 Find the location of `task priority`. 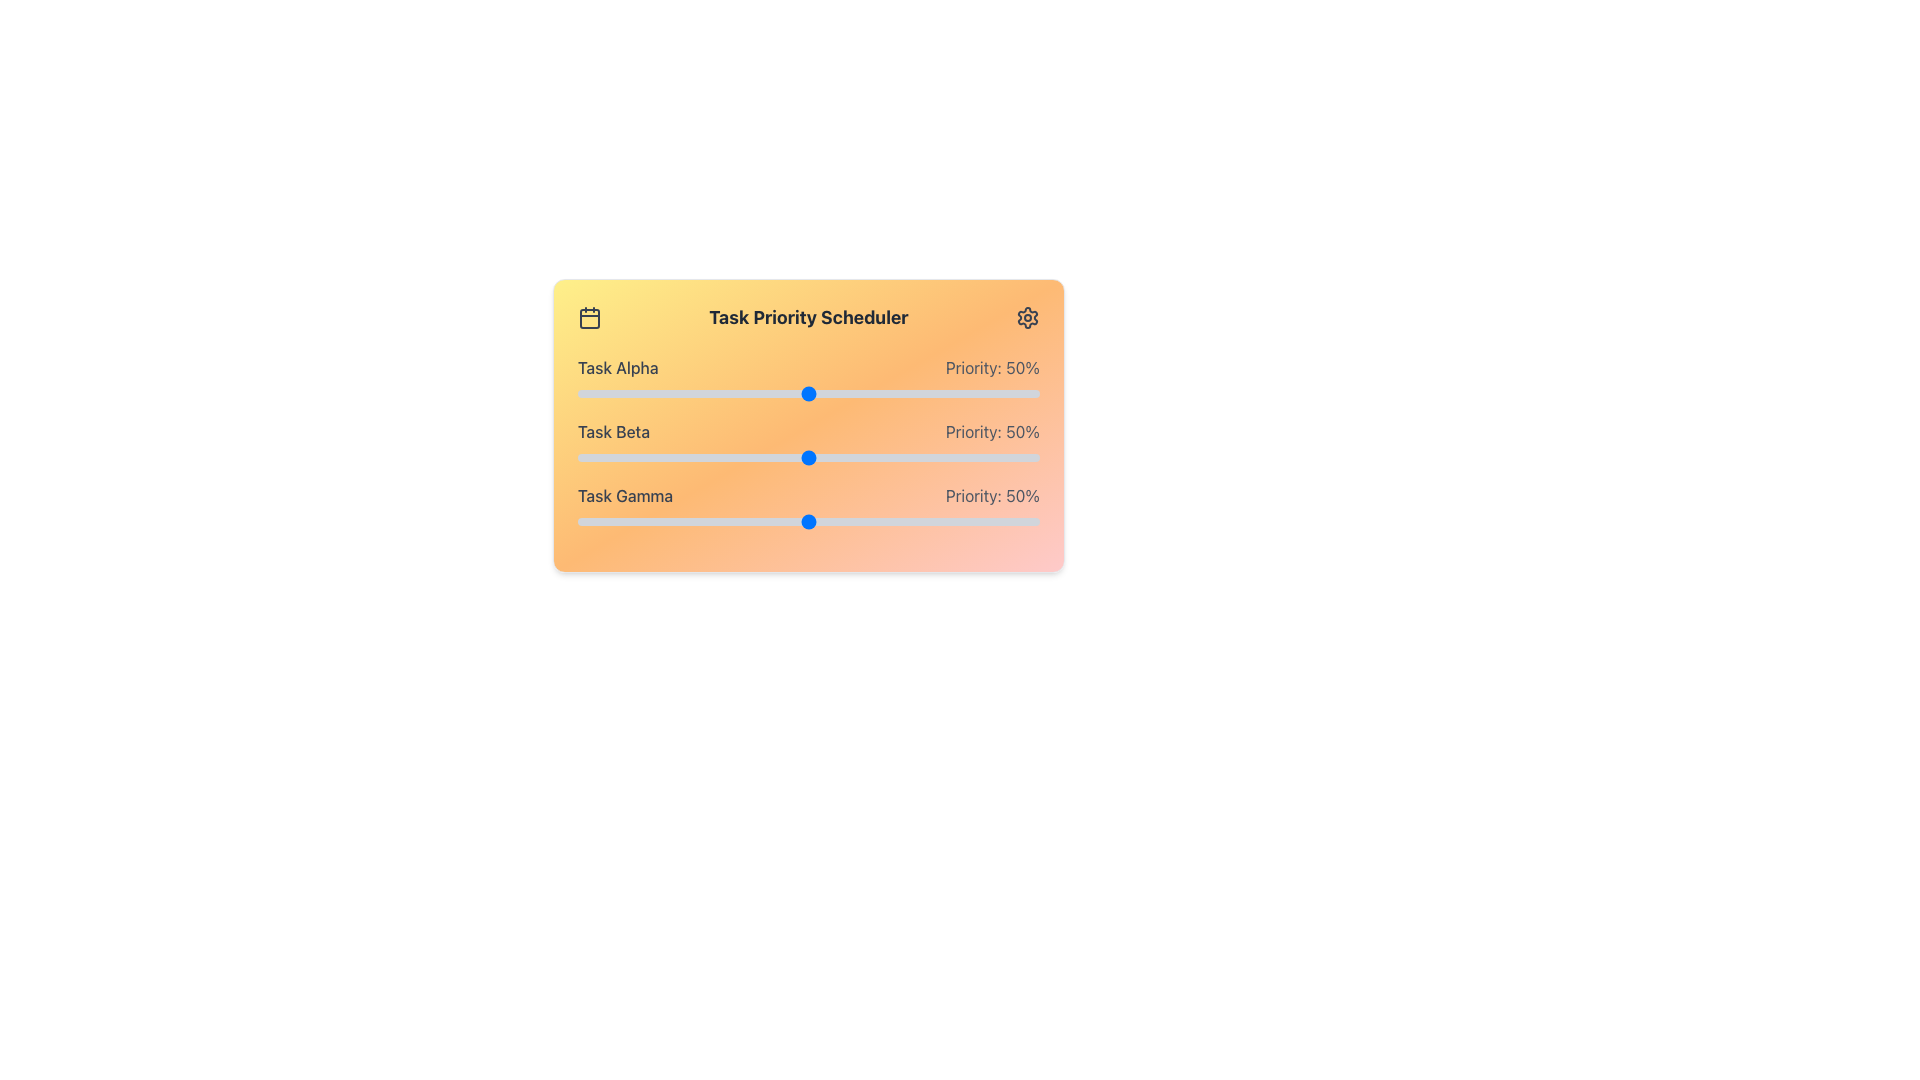

task priority is located at coordinates (752, 393).